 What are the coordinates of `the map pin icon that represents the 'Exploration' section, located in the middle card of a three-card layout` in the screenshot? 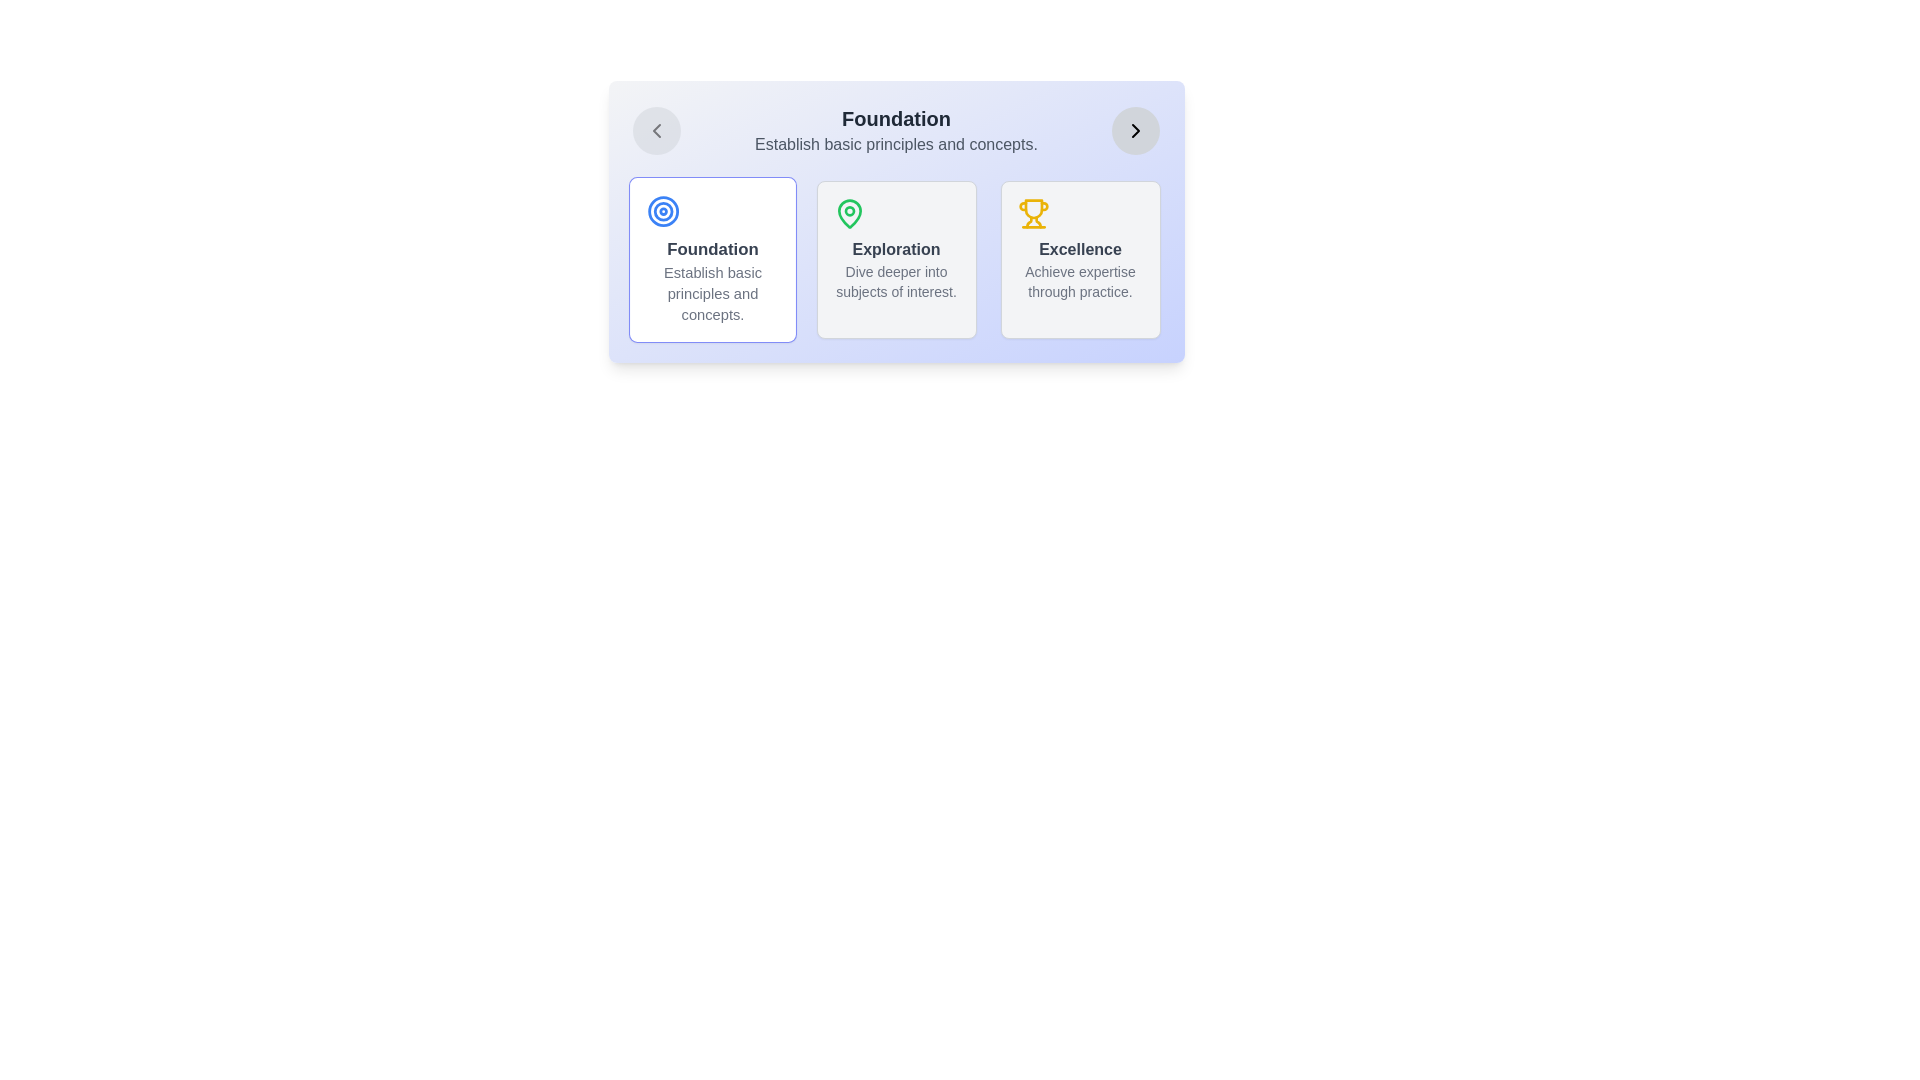 It's located at (849, 213).